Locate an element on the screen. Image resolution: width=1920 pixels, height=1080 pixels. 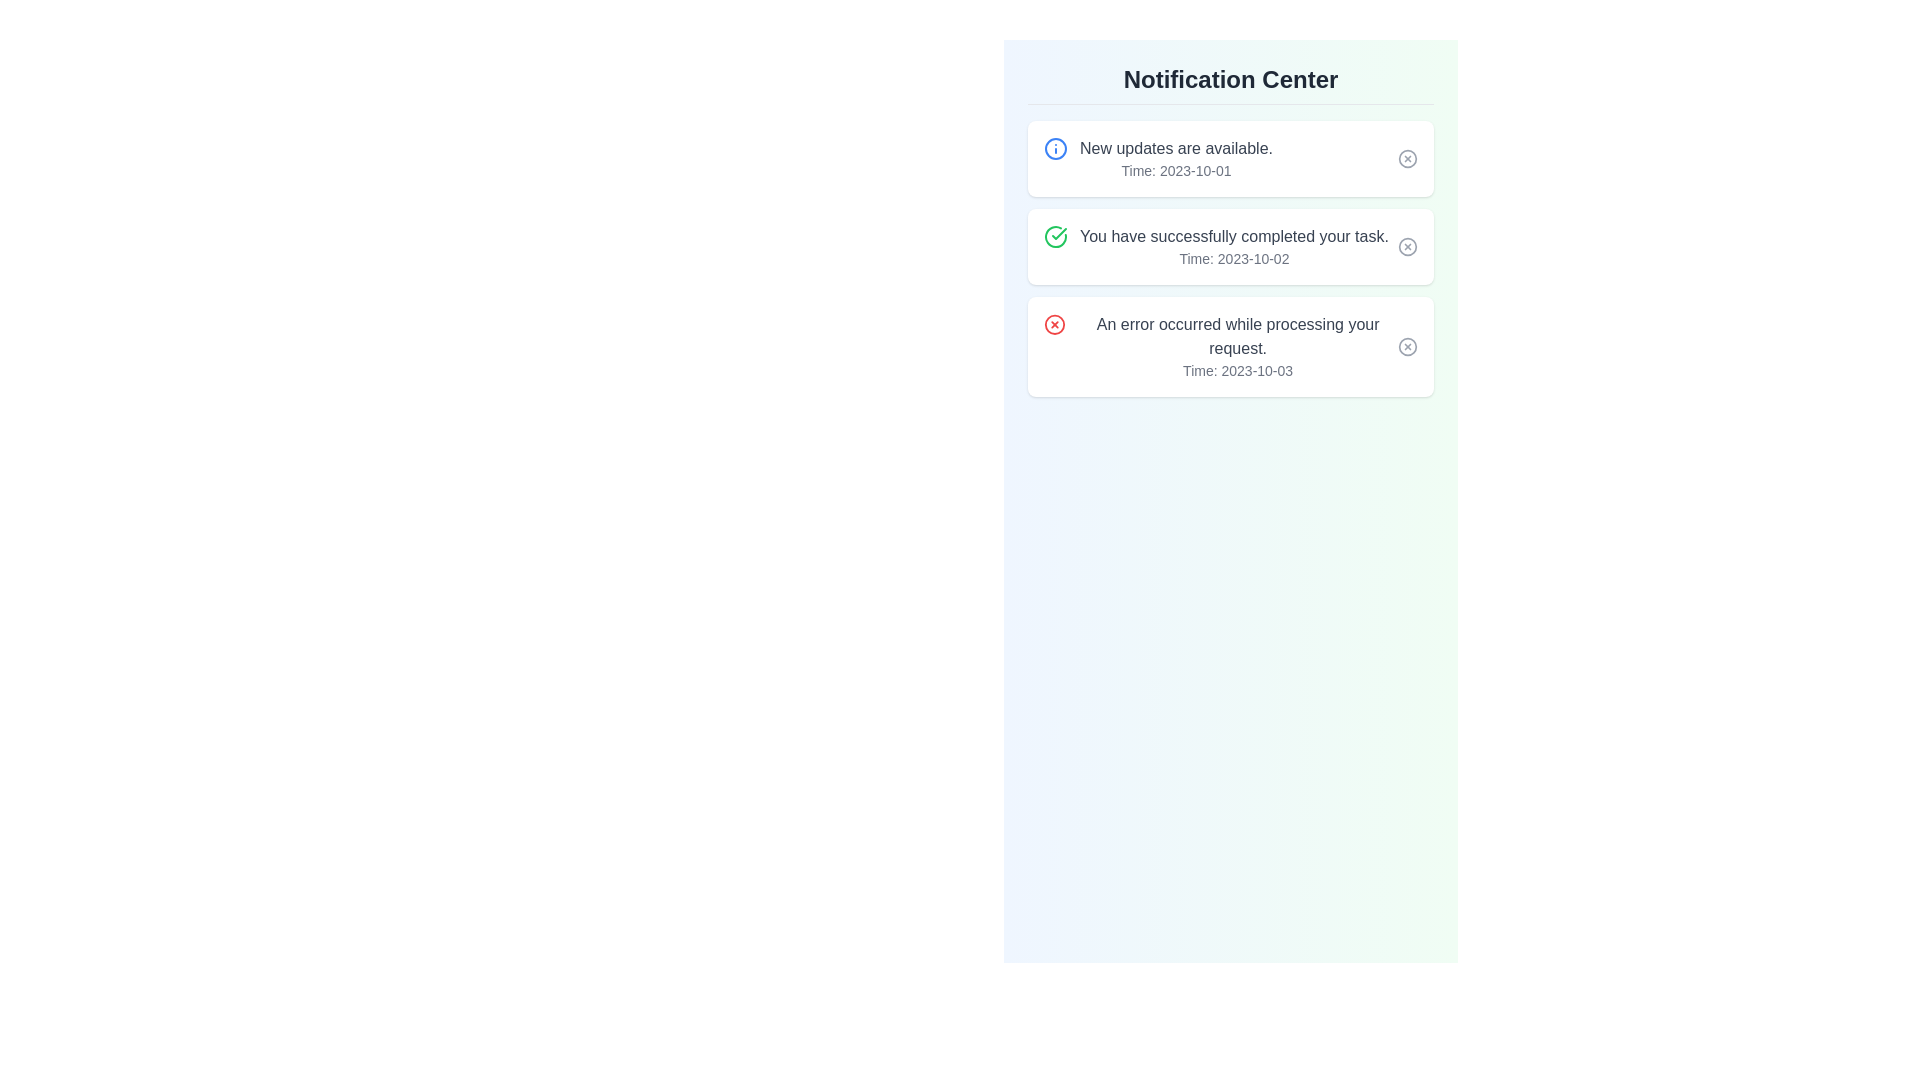
the text label that states 'You have successfully completed your task.' which is styled in gray color and located in the second notification card is located at coordinates (1233, 235).